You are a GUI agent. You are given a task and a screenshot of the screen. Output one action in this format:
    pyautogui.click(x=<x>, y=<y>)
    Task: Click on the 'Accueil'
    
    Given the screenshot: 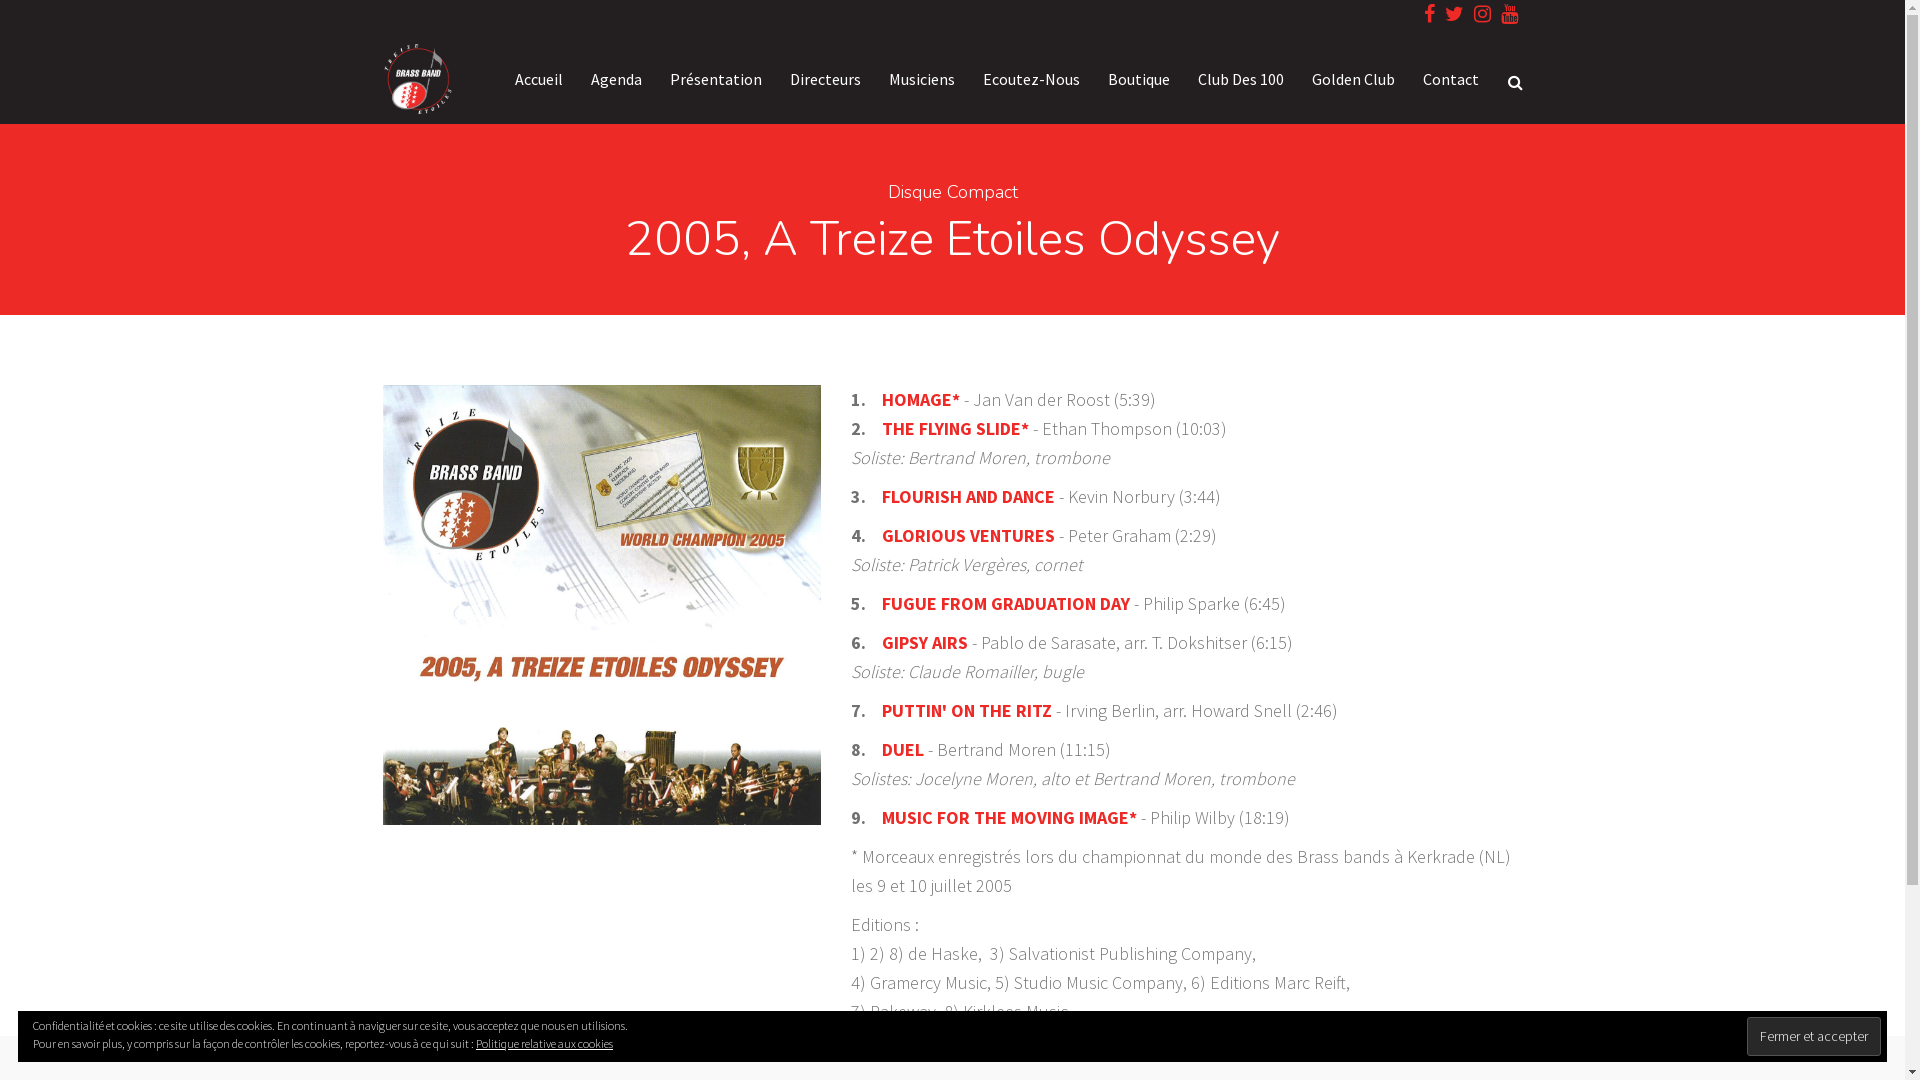 What is the action you would take?
    pyautogui.click(x=537, y=77)
    